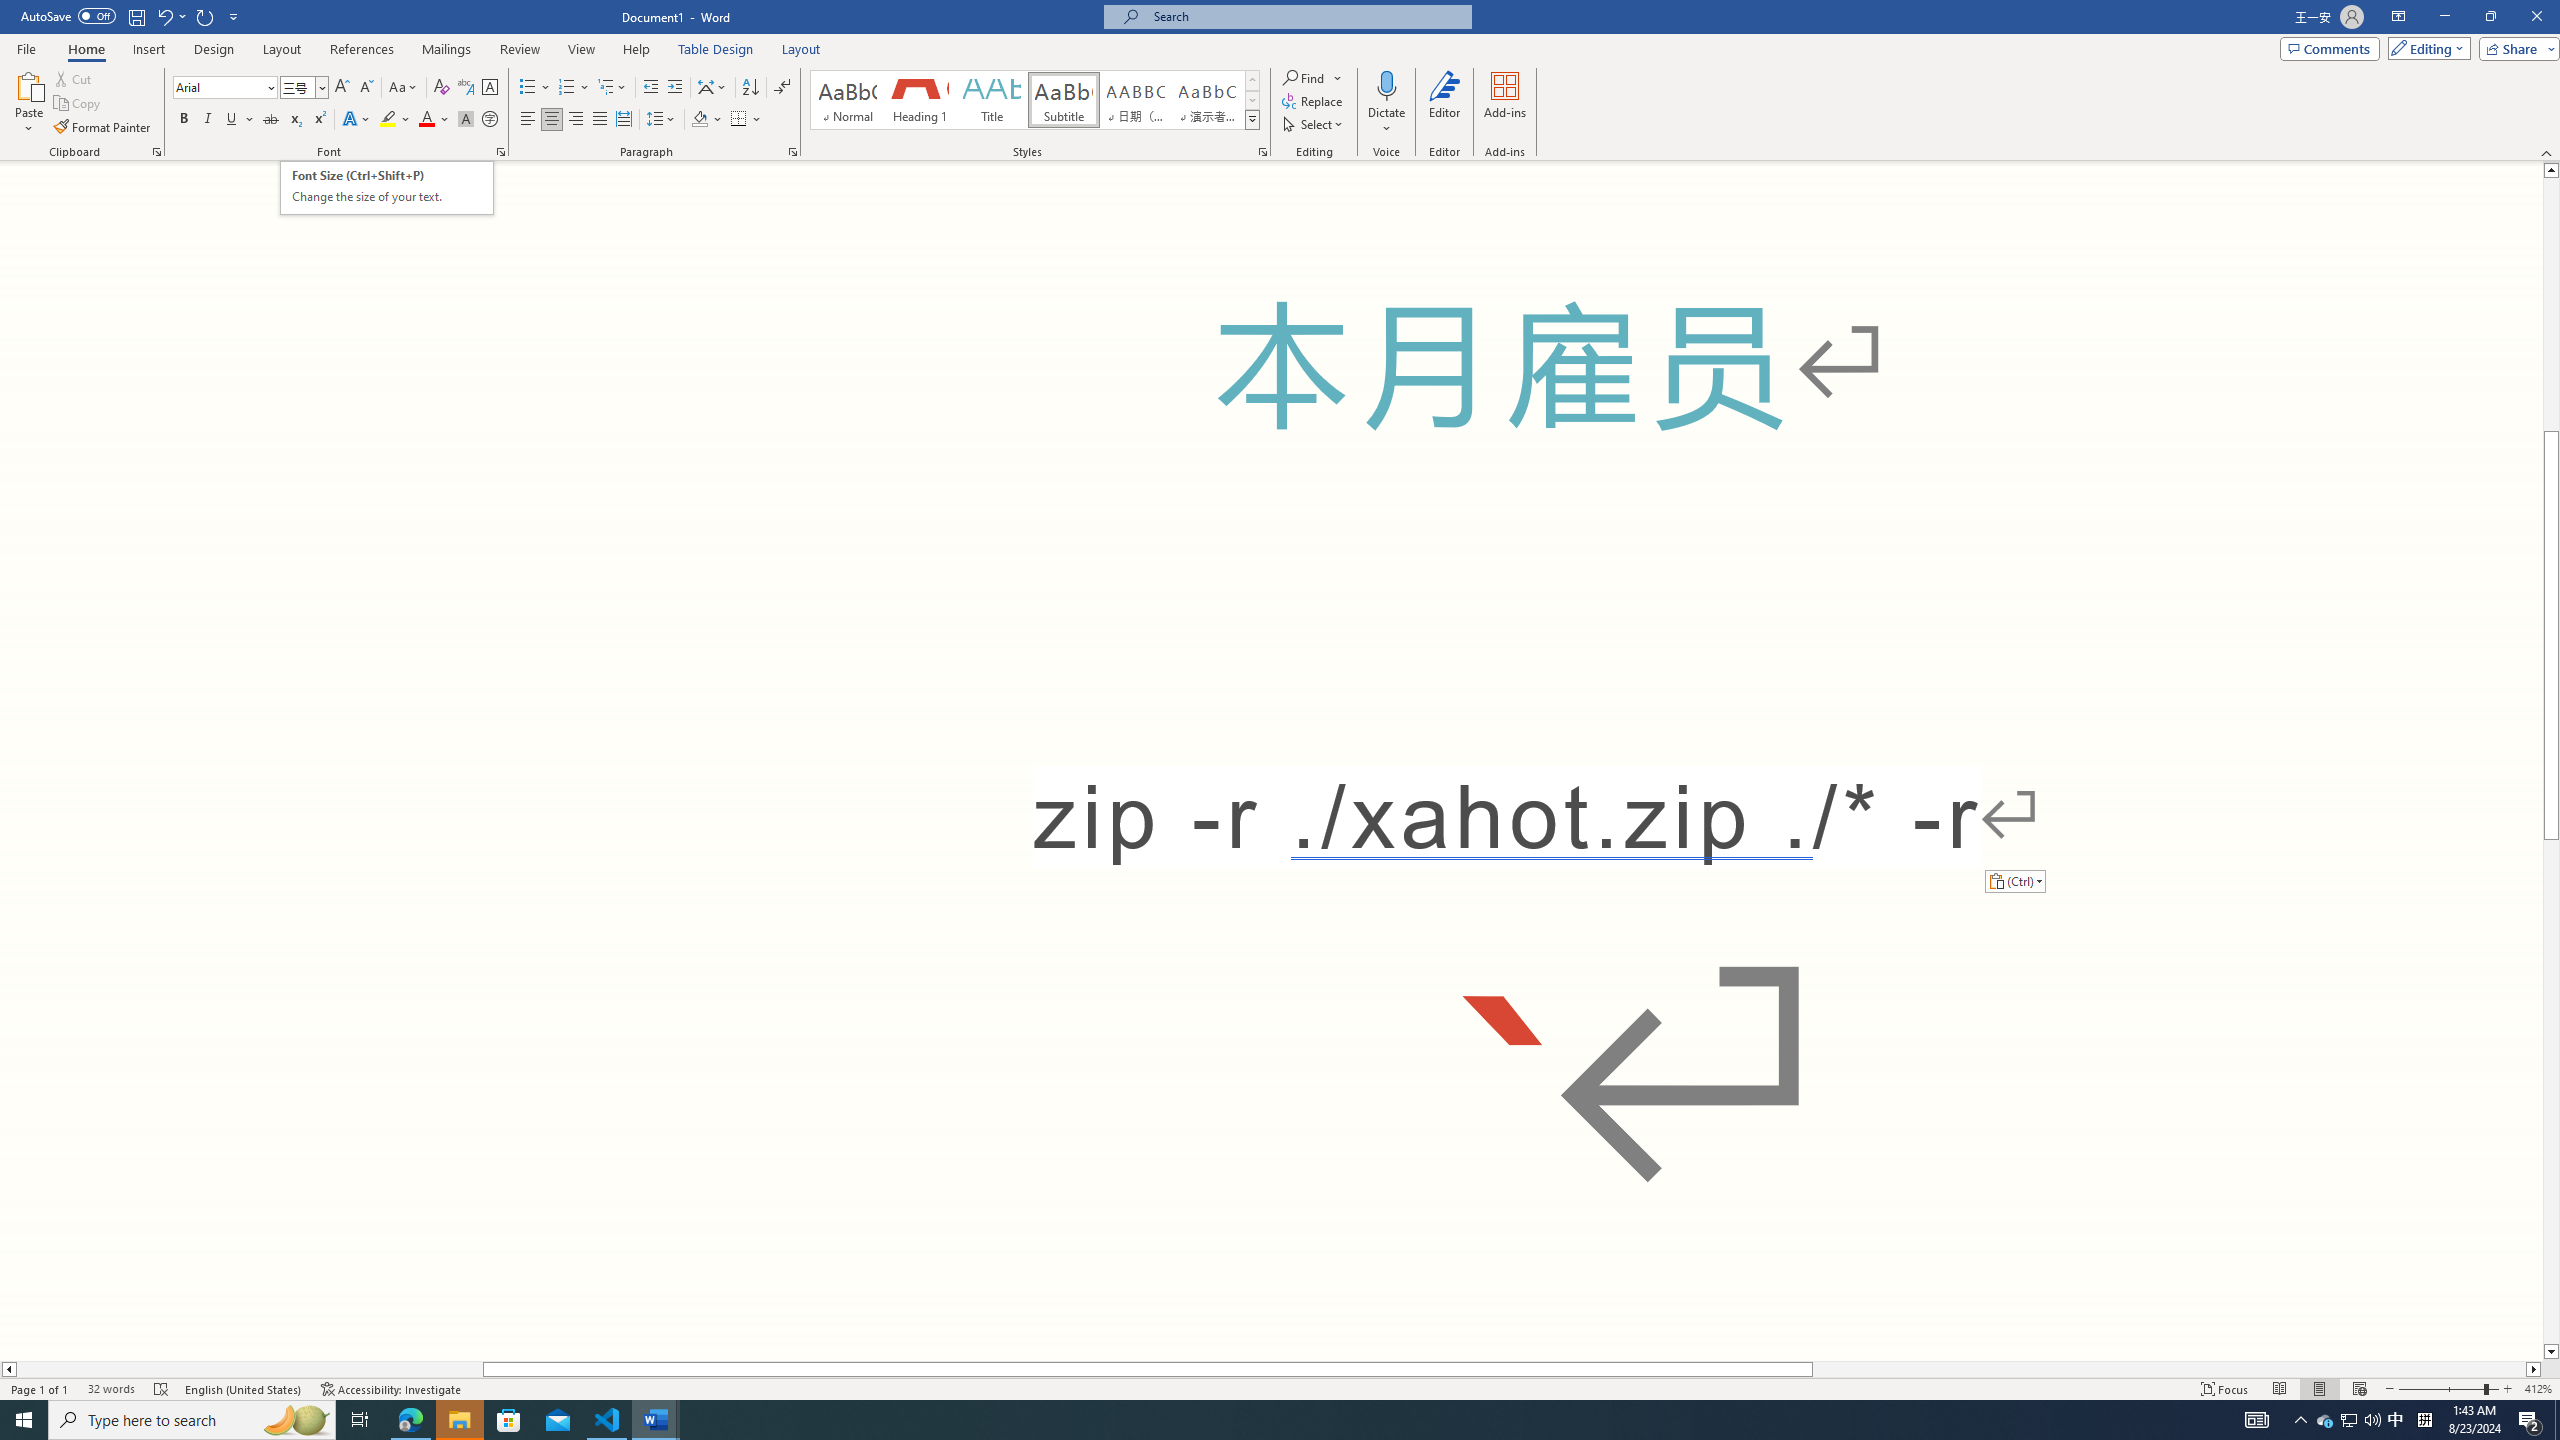  What do you see at coordinates (2533, 1368) in the screenshot?
I see `'Column right'` at bounding box center [2533, 1368].